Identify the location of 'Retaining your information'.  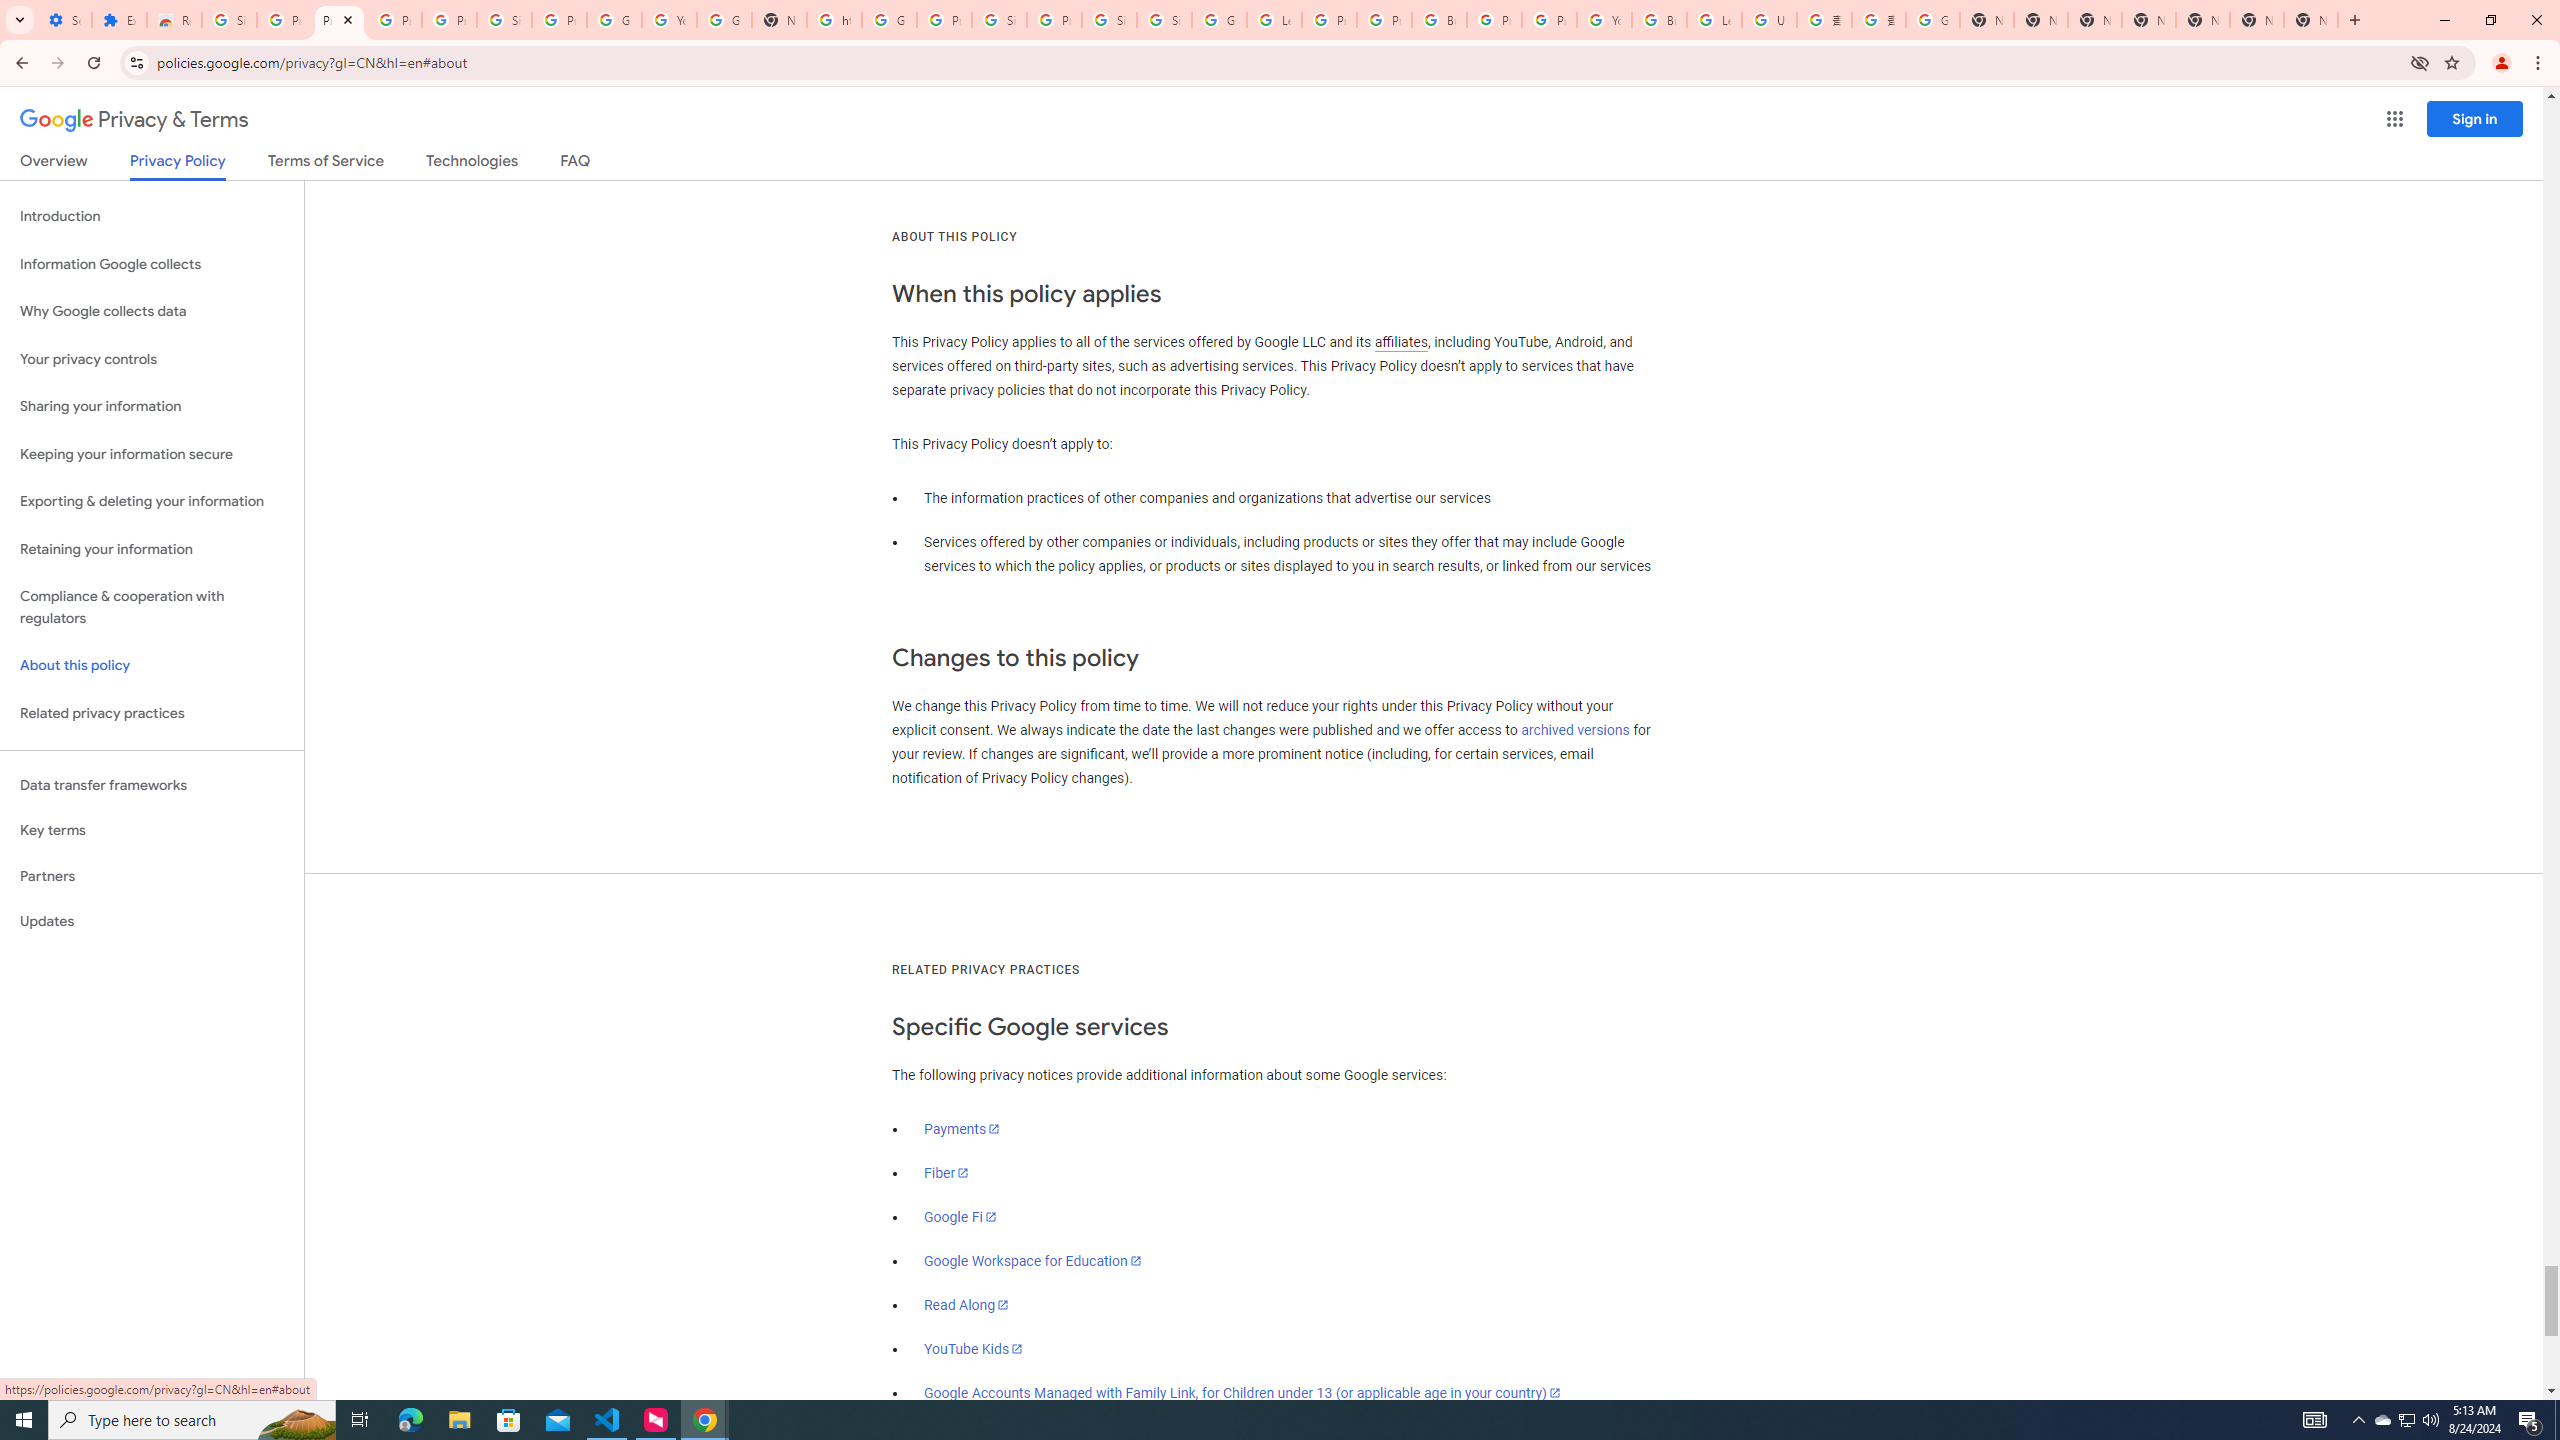
(151, 549).